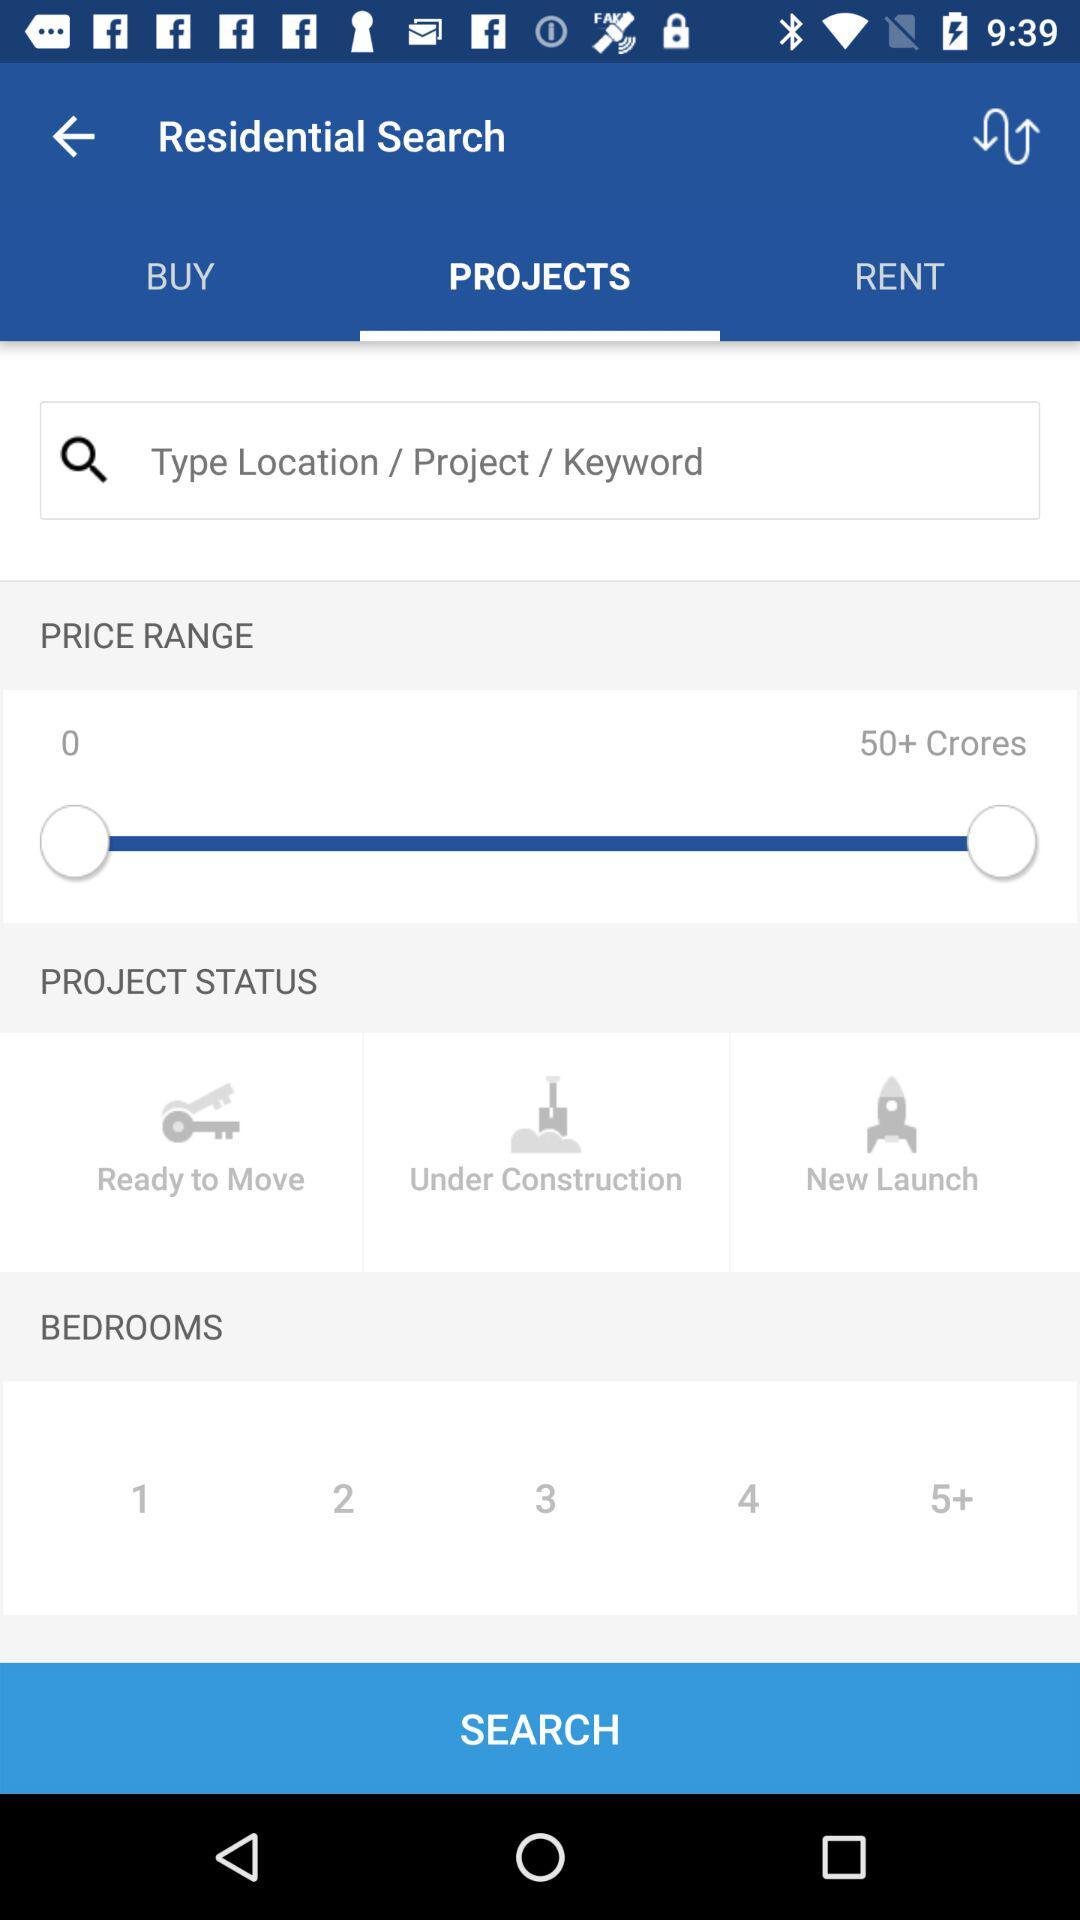  What do you see at coordinates (748, 1498) in the screenshot?
I see `the item below the bedrooms item` at bounding box center [748, 1498].